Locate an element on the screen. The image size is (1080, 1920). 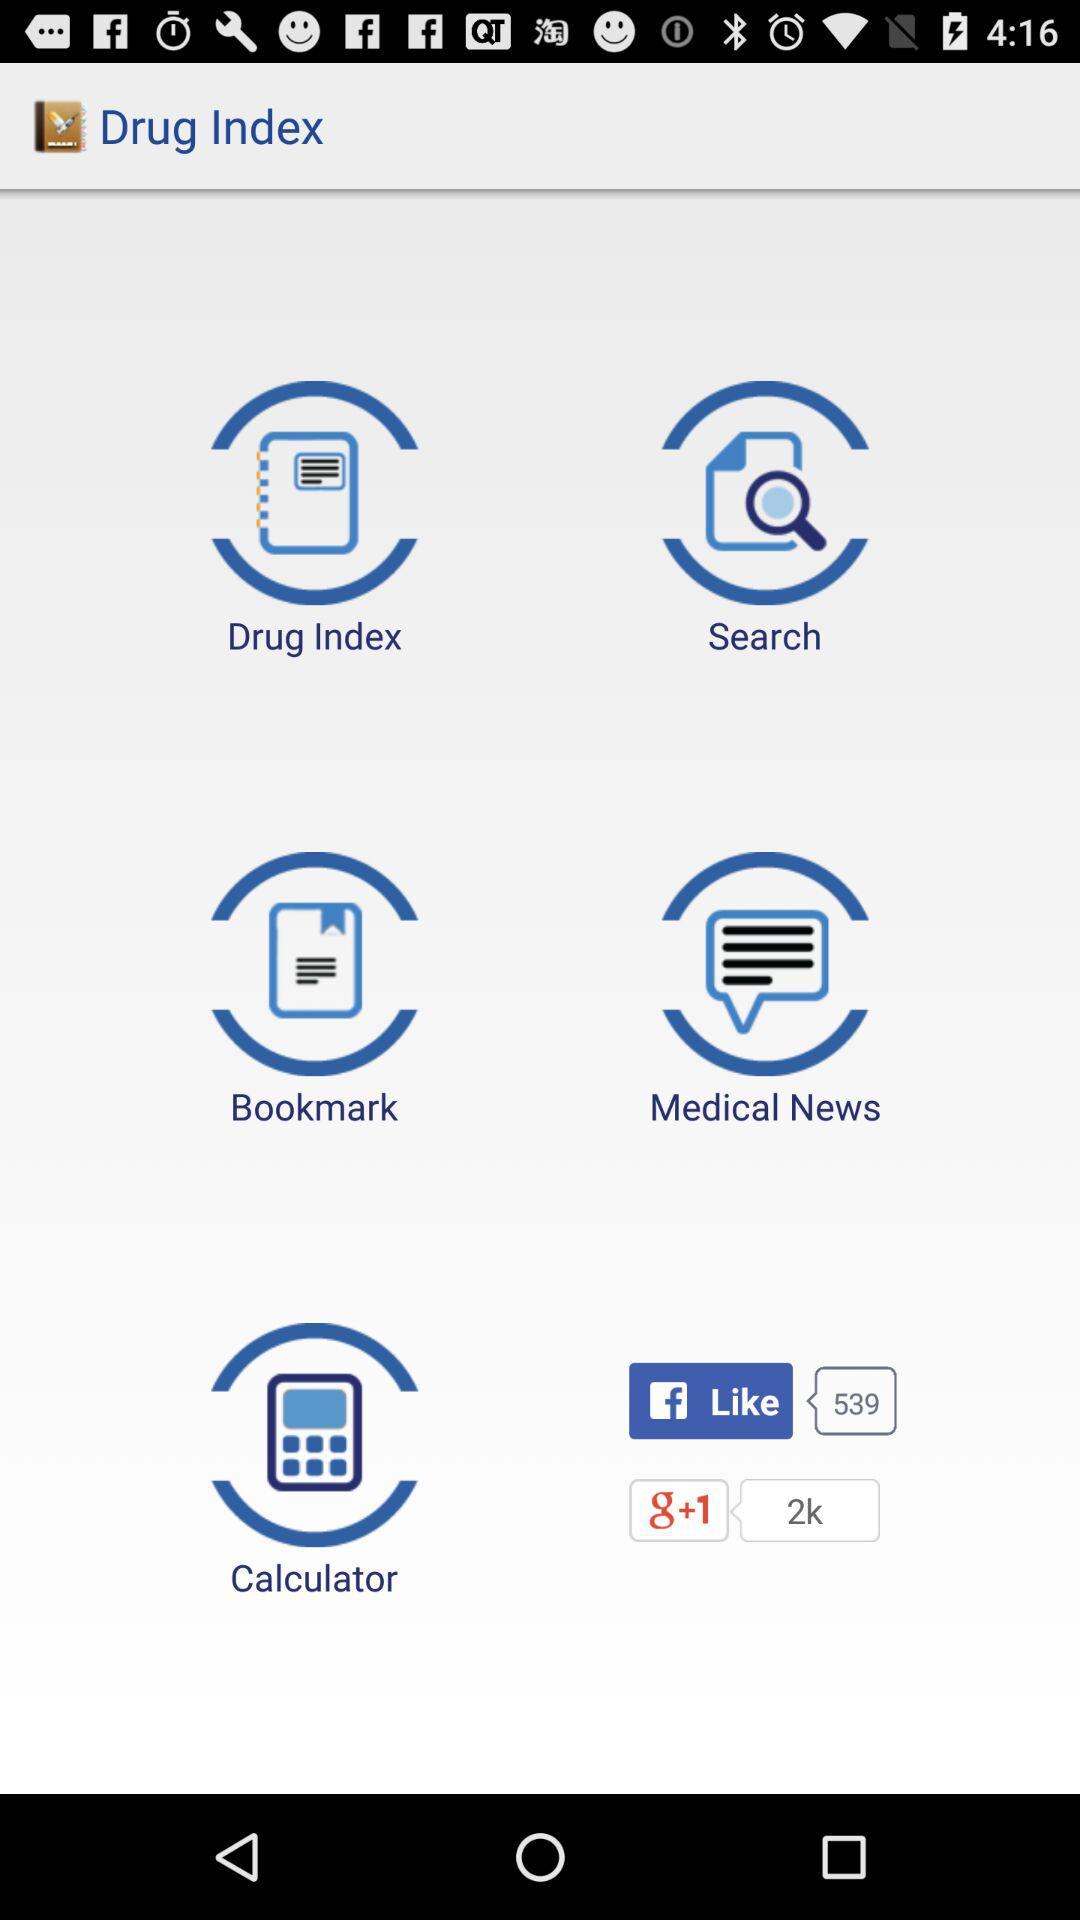
calculator button is located at coordinates (314, 1462).